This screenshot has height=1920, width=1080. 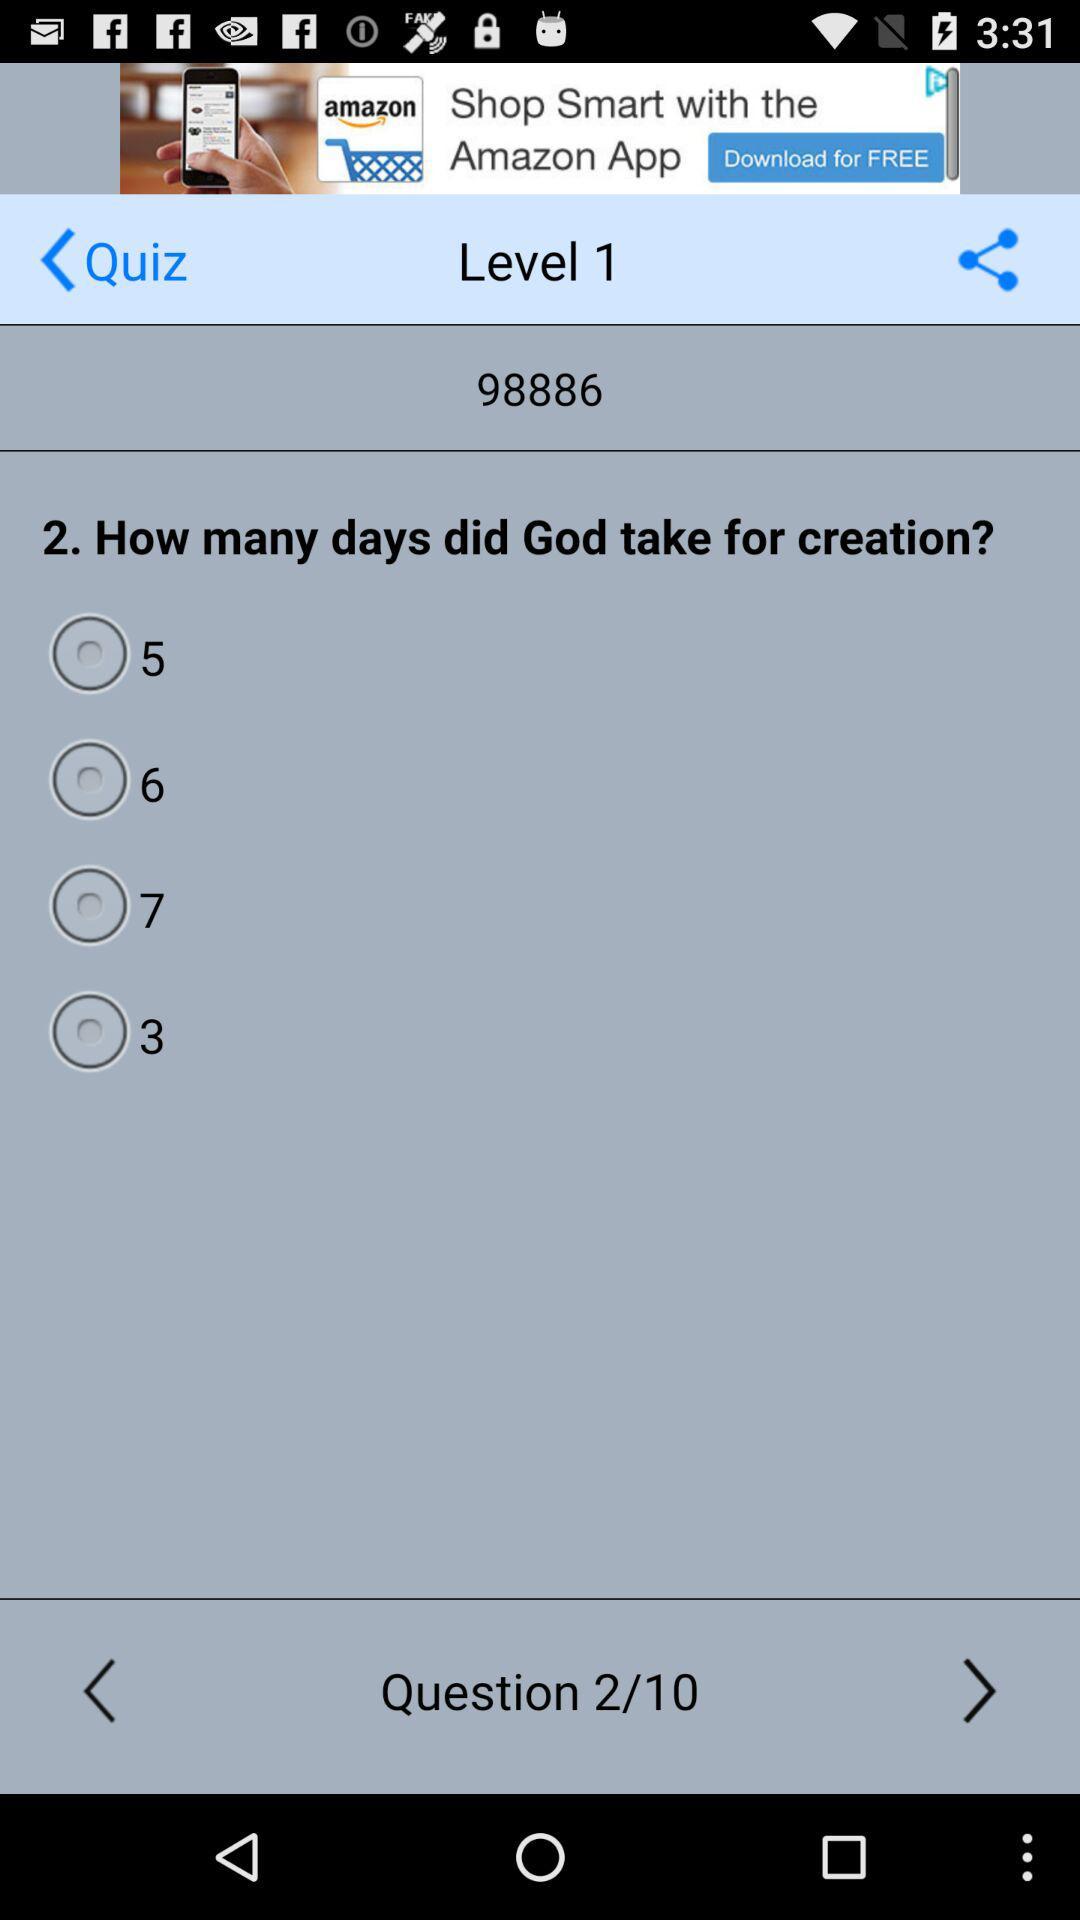 What do you see at coordinates (540, 127) in the screenshot?
I see `click on amazon shopping advertisement` at bounding box center [540, 127].